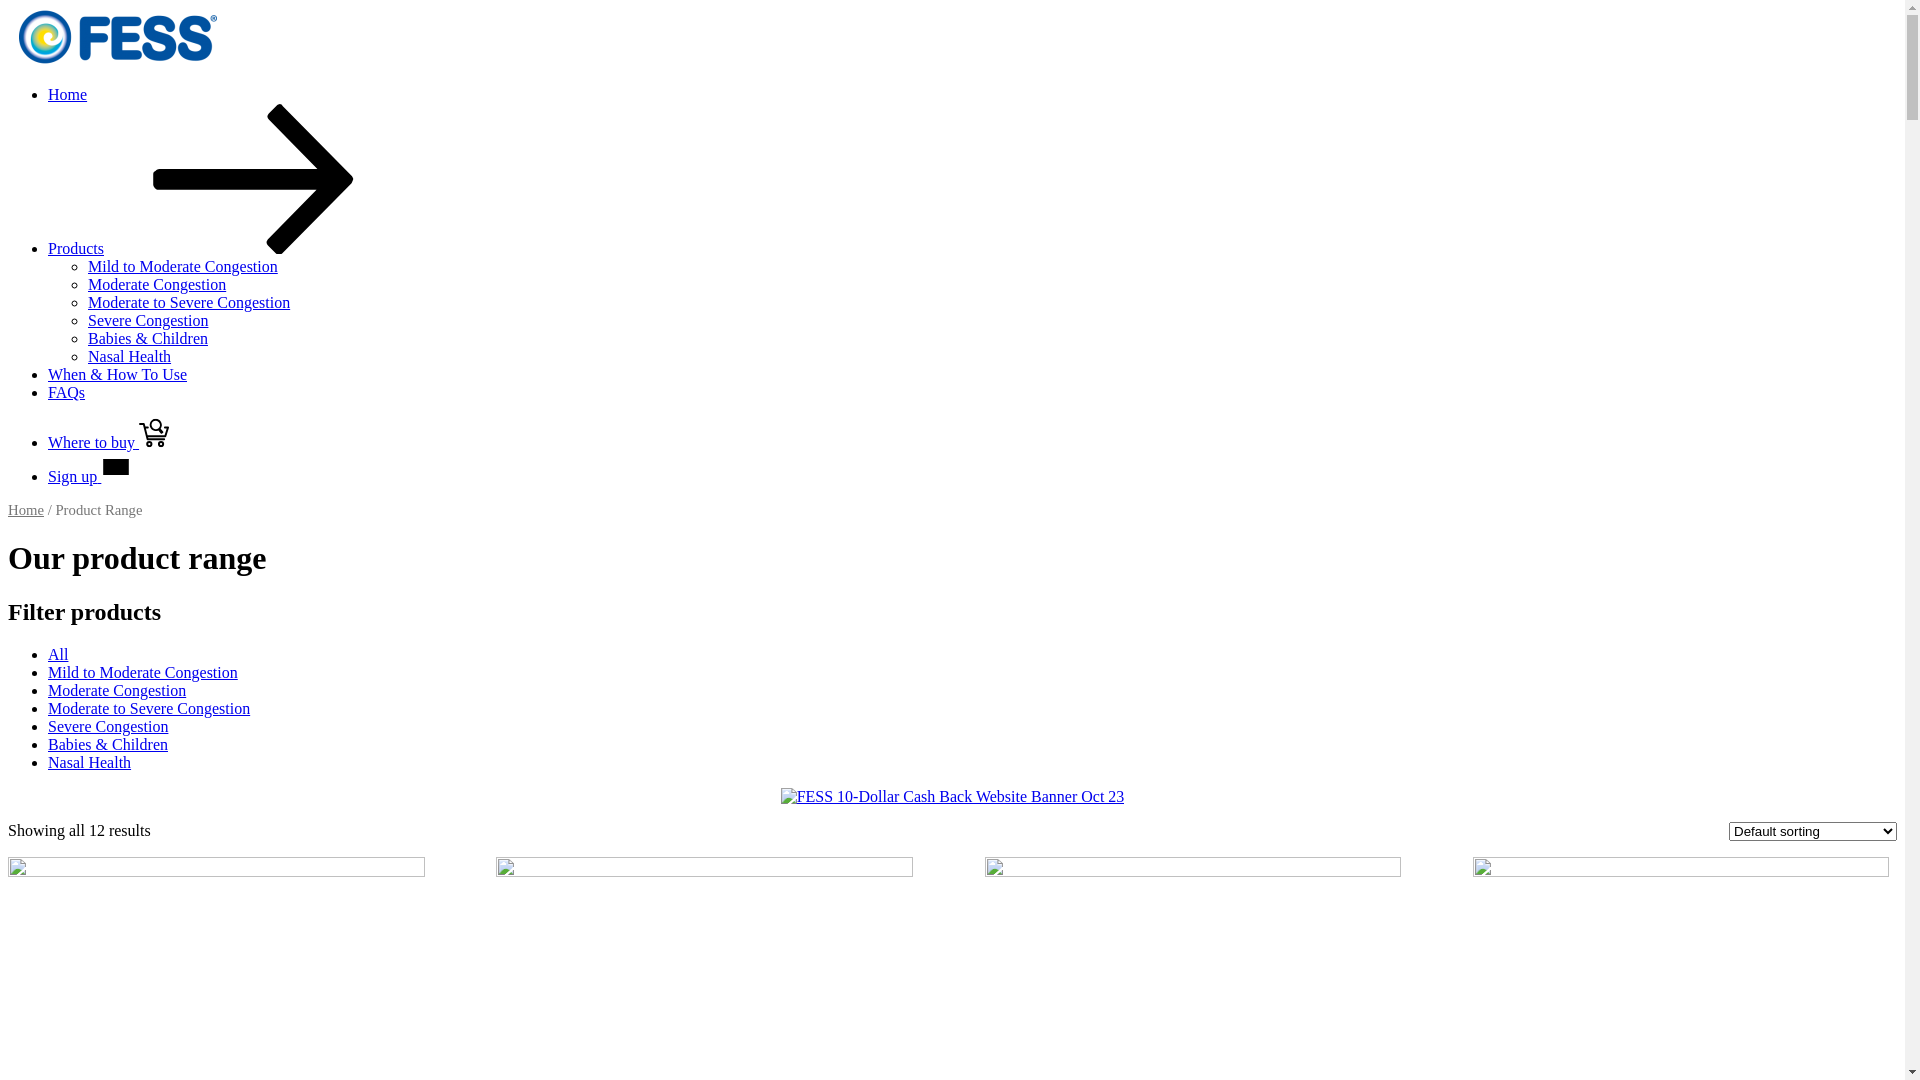  What do you see at coordinates (128, 355) in the screenshot?
I see `'Nasal Health'` at bounding box center [128, 355].